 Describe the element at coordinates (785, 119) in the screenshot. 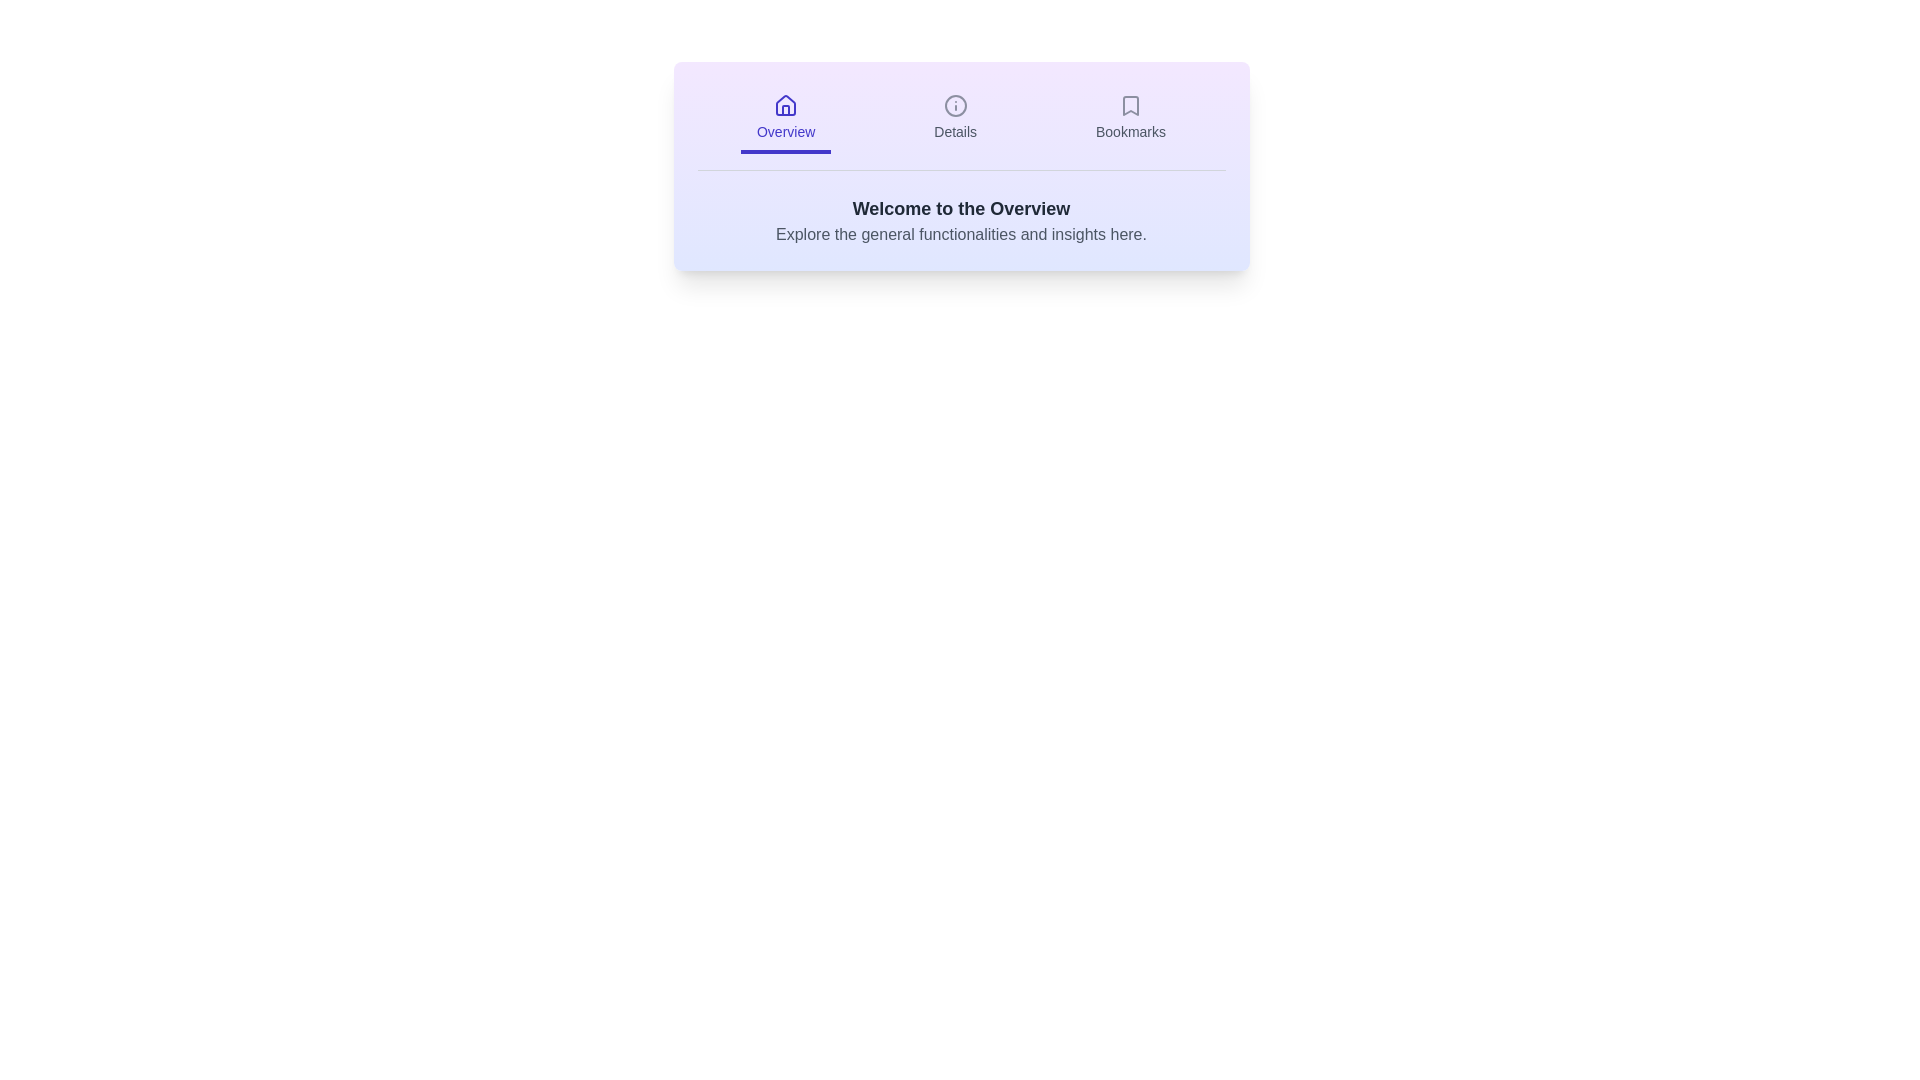

I see `the 'Overview' button, which features a house icon and indigo text, located at the top center of the interface as the first tab in a group of tabs` at that location.